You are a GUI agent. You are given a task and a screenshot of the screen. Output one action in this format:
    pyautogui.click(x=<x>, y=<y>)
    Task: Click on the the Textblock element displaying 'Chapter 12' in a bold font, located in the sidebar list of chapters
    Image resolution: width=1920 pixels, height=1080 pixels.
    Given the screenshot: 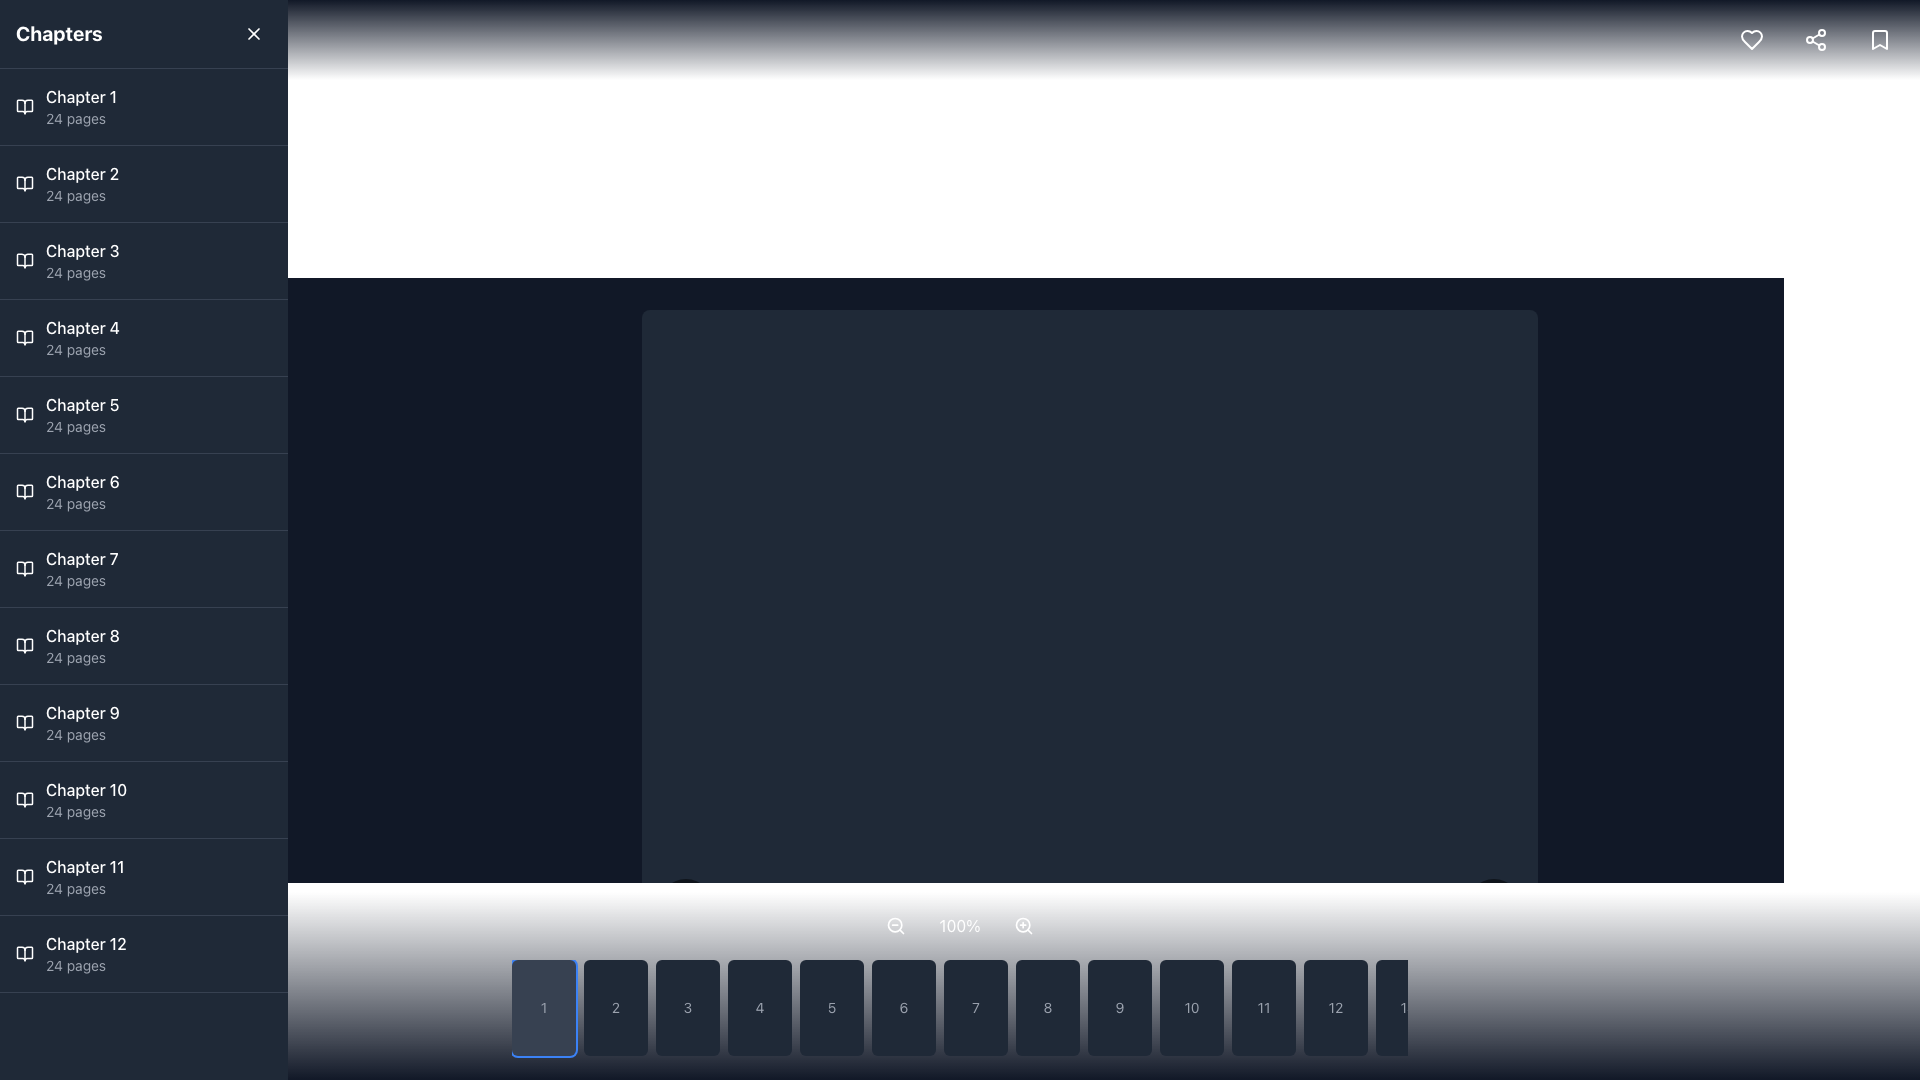 What is the action you would take?
    pyautogui.click(x=85, y=952)
    